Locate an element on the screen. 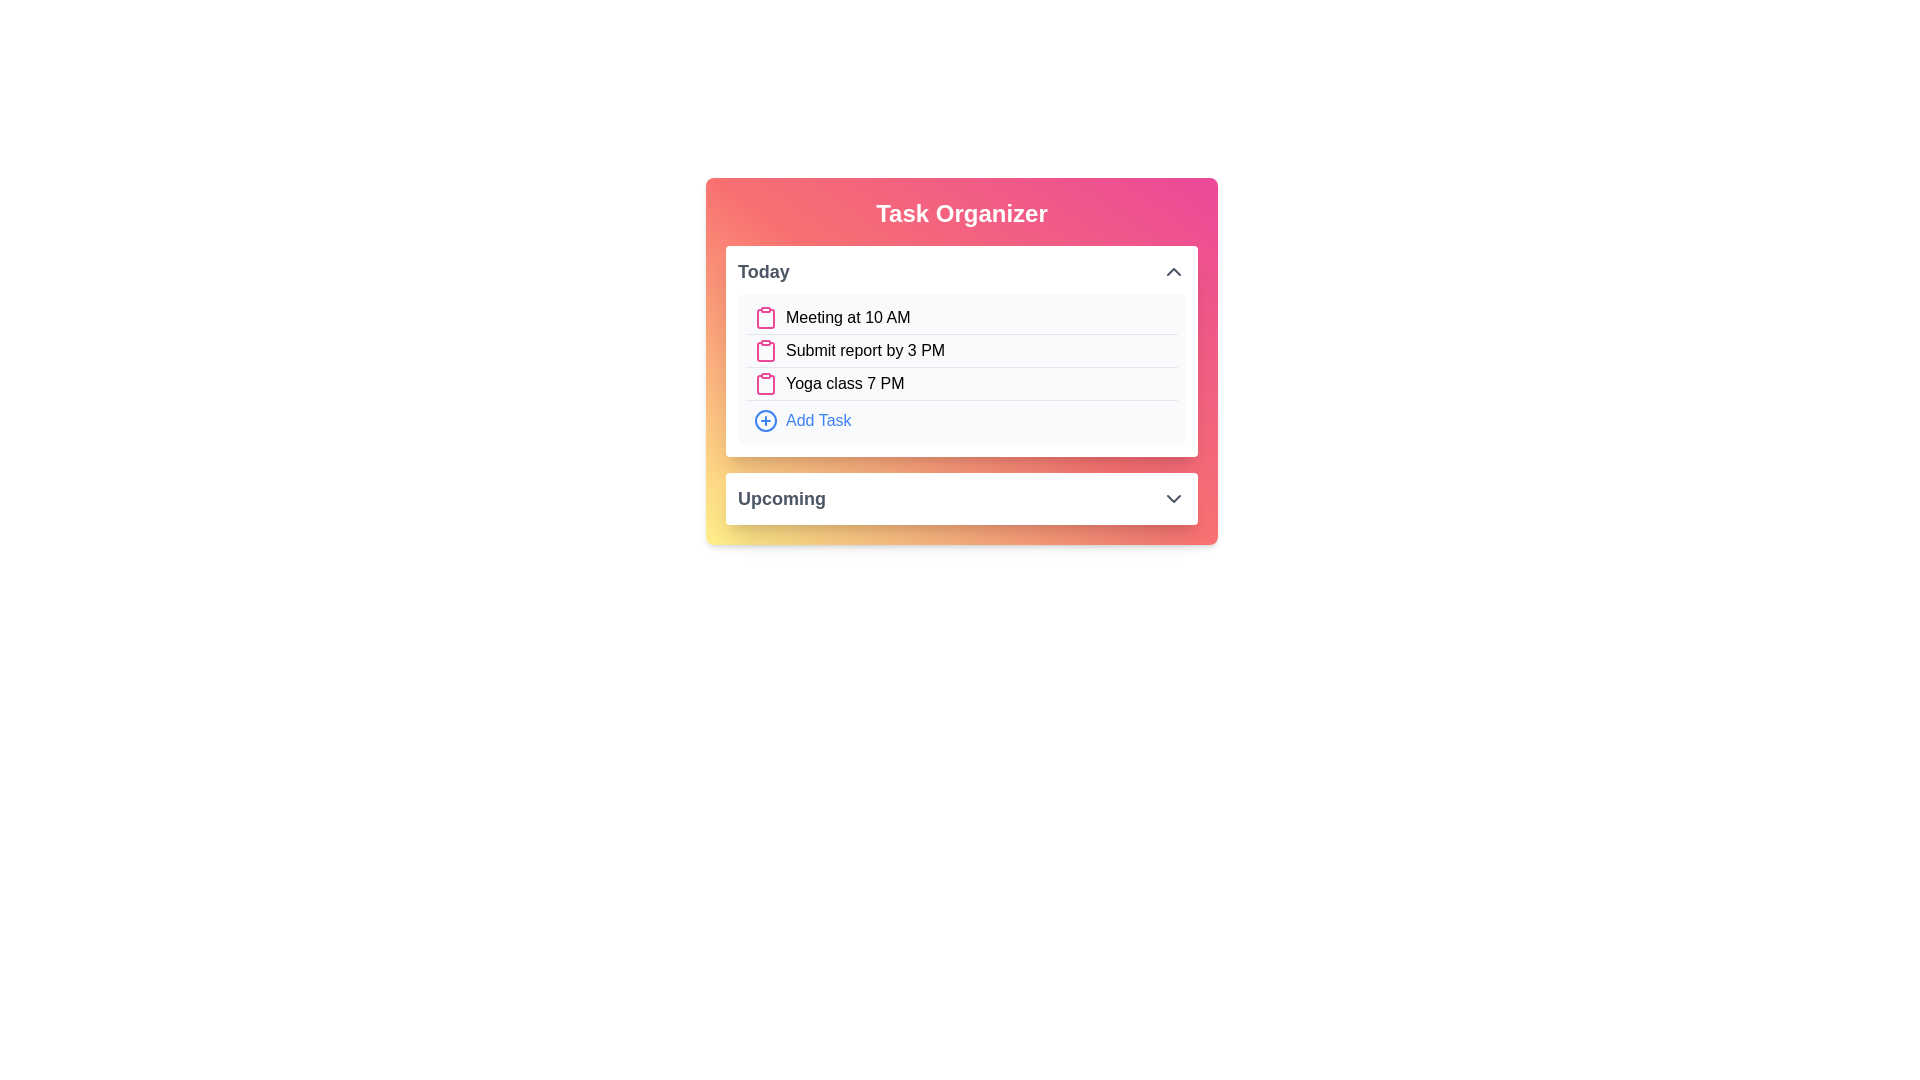  the clipboard icon with a bold pink outline located in the 'Yoga class 7 PM' task entry row in the 'Today' section of the task organizer is located at coordinates (765, 385).